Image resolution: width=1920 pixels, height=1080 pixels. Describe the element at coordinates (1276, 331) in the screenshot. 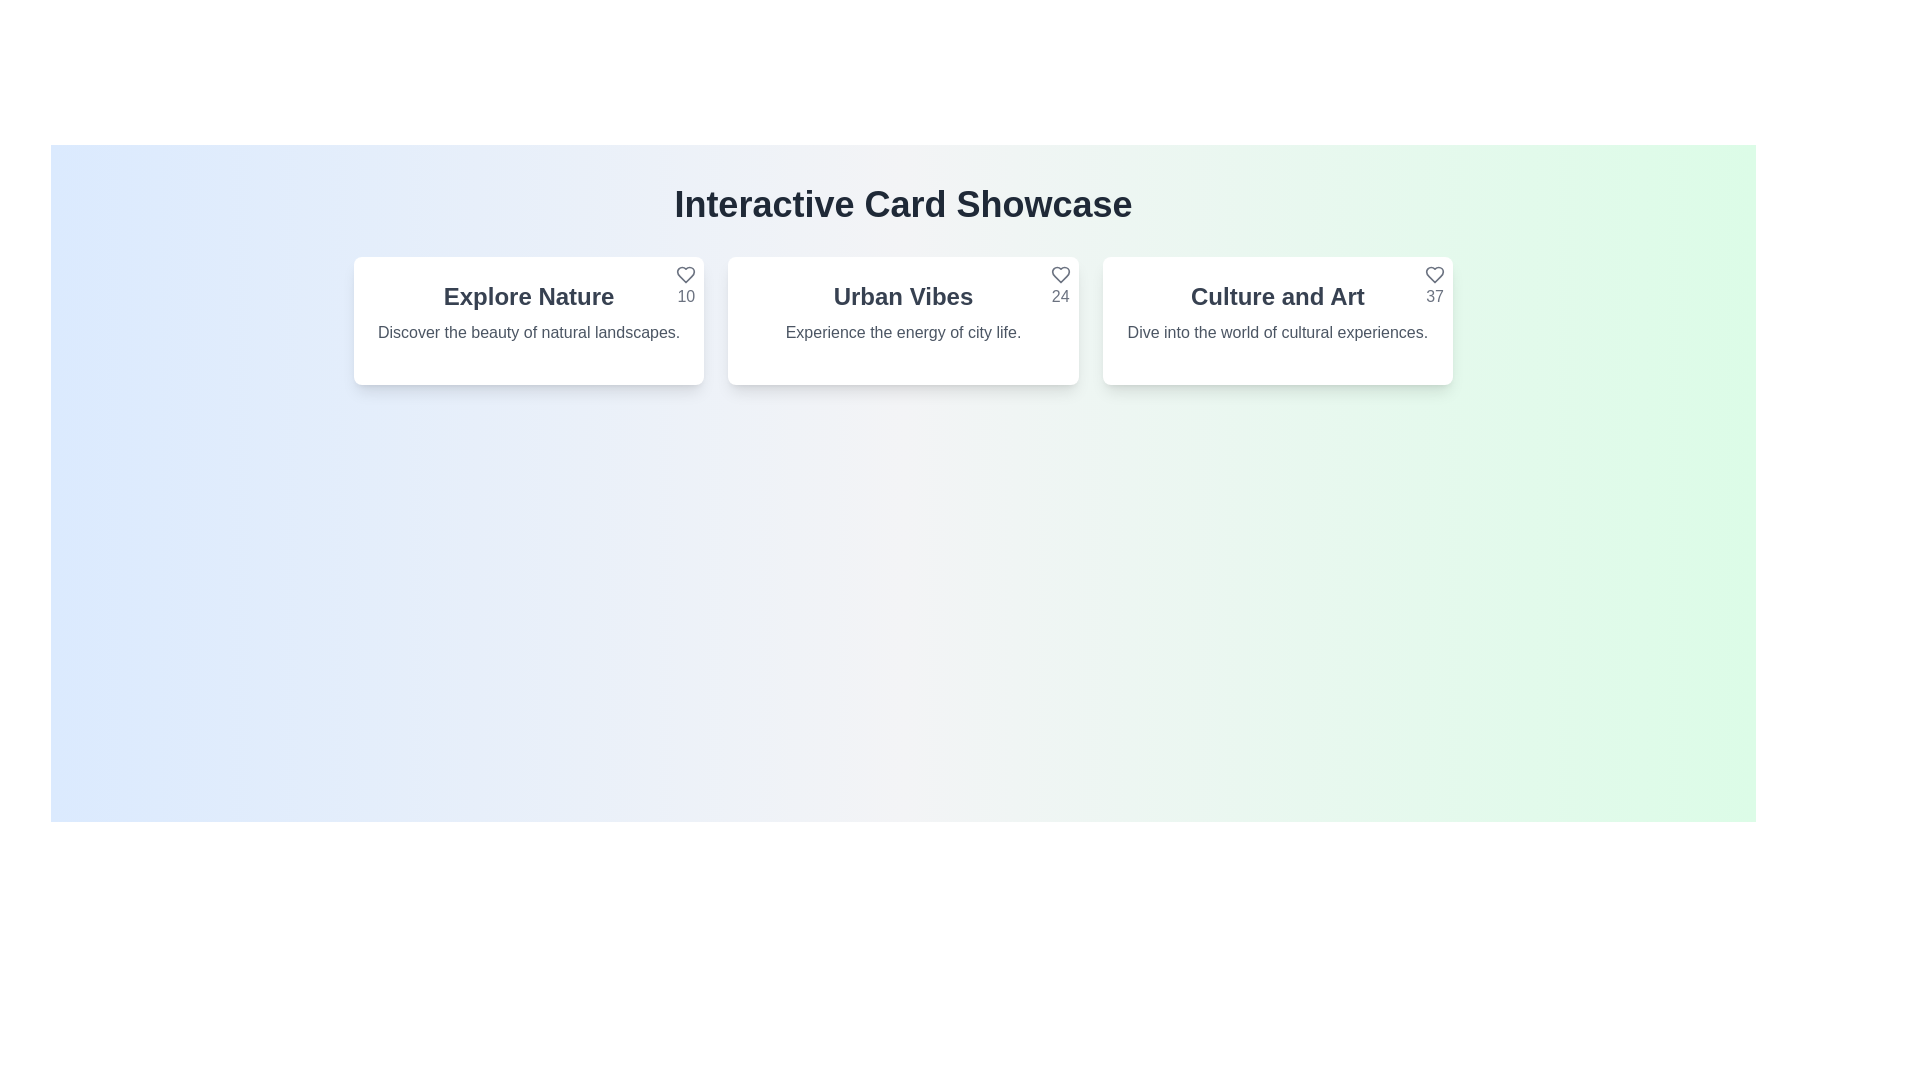

I see `descriptive text element located under the title 'Culture and Art' in the third card from the left, which provides supportive information related to the card's main title` at that location.